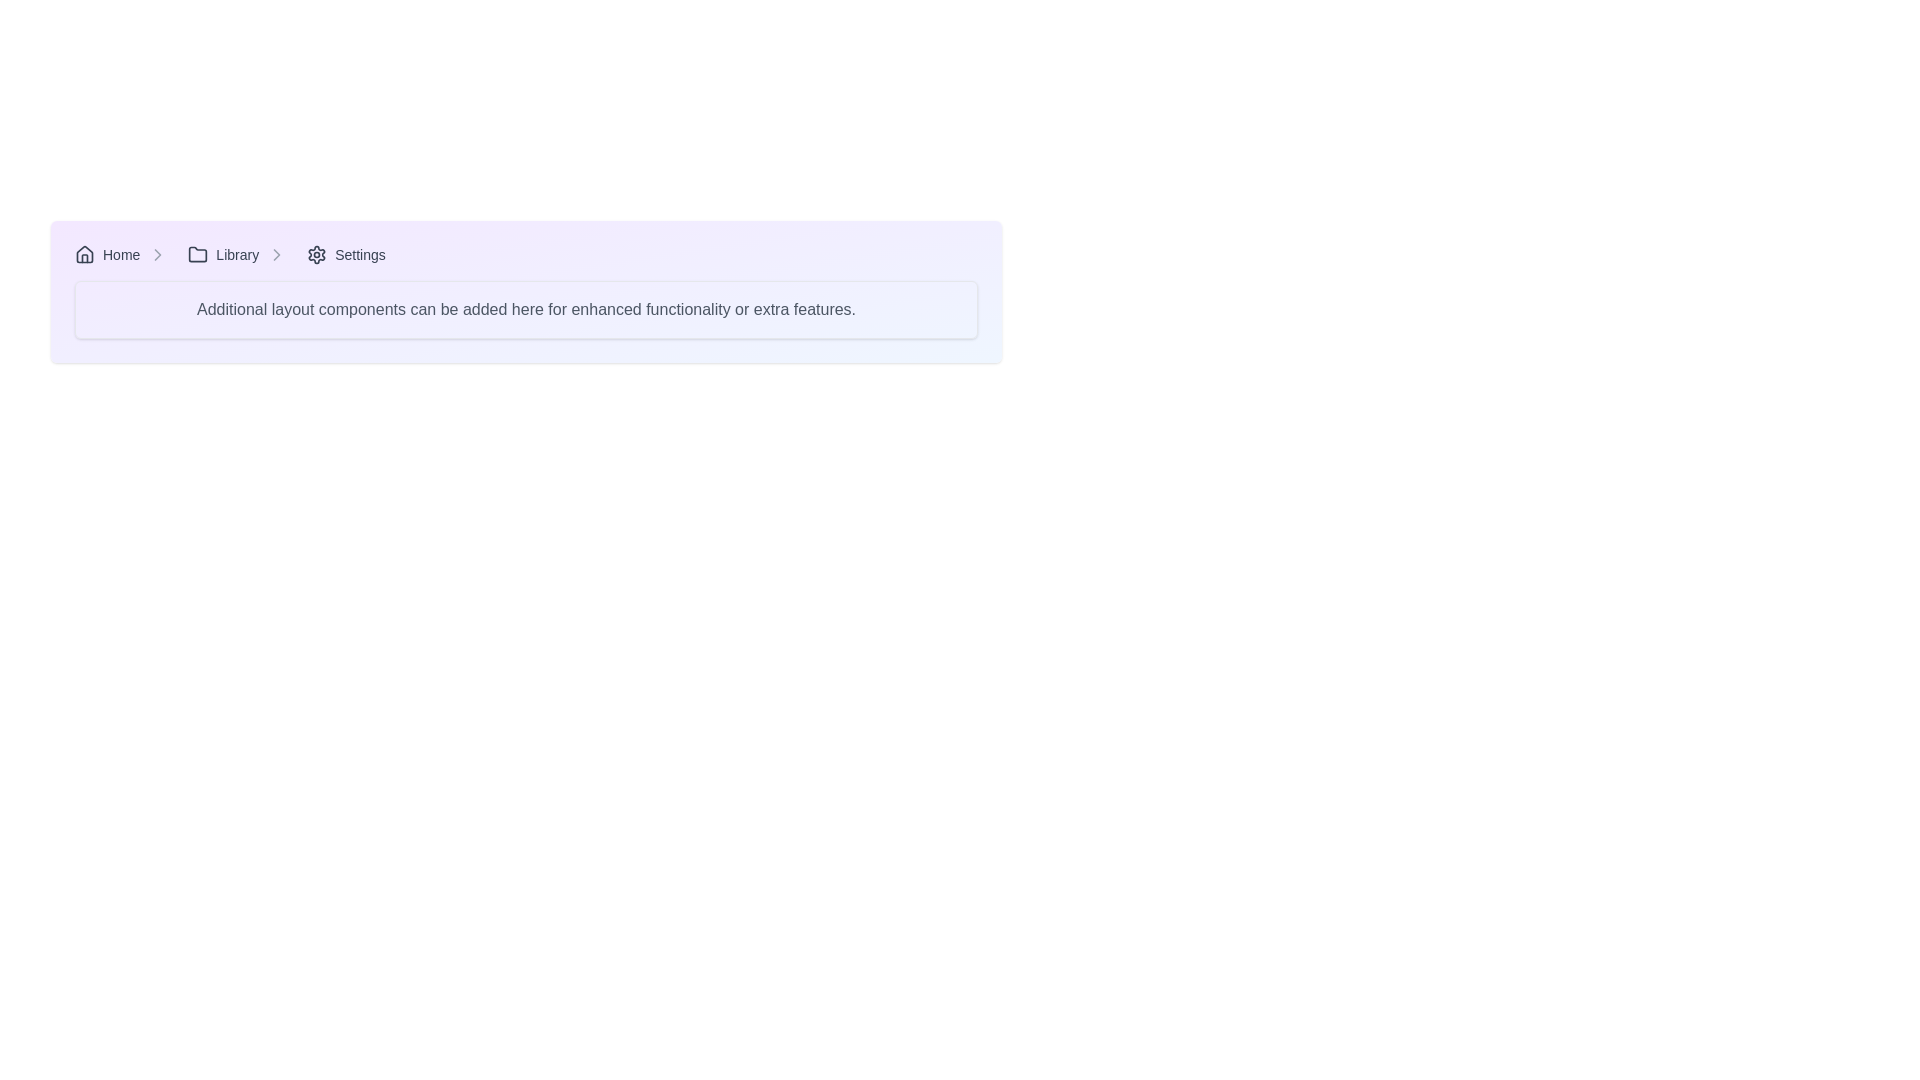 This screenshot has width=1920, height=1080. Describe the element at coordinates (346, 253) in the screenshot. I see `the 'Settings' link with gear icon in the breadcrumb navigation` at that location.